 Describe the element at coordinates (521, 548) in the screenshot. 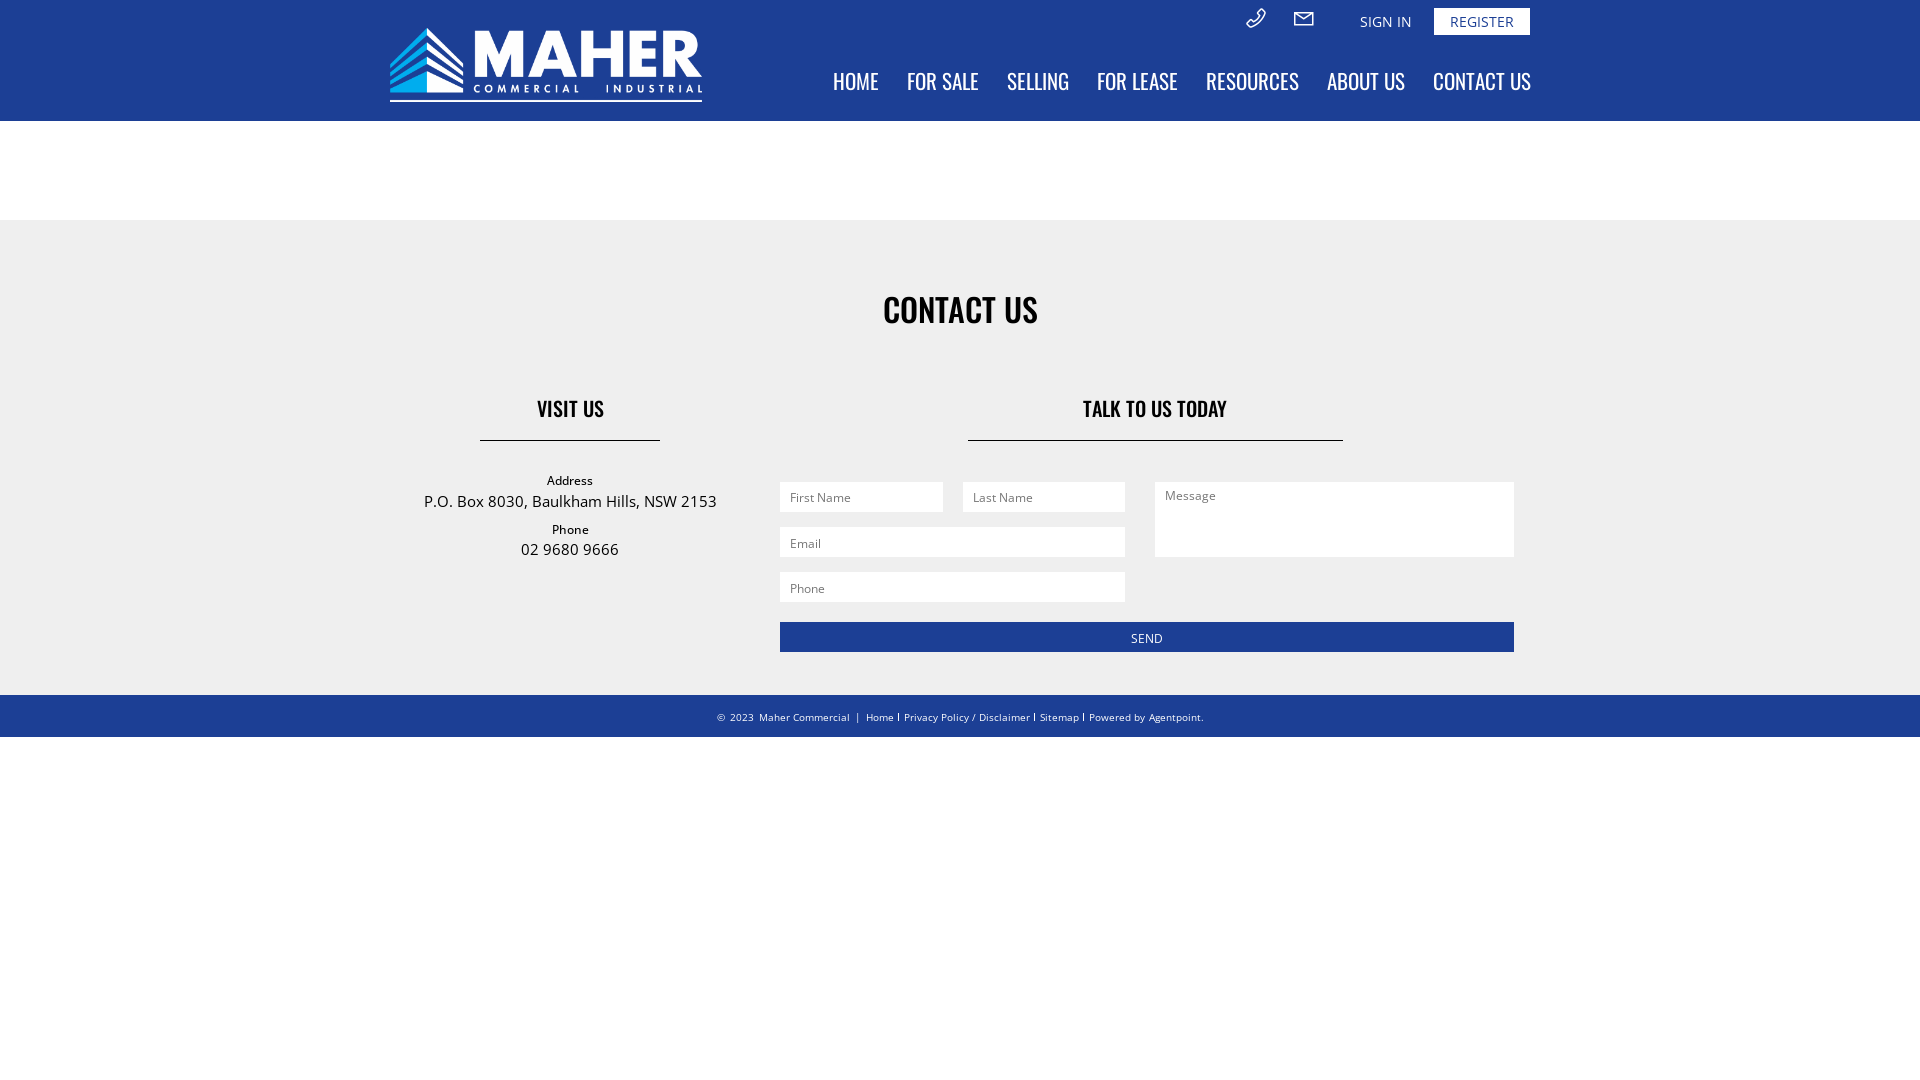

I see `'02 9680 9666'` at that location.